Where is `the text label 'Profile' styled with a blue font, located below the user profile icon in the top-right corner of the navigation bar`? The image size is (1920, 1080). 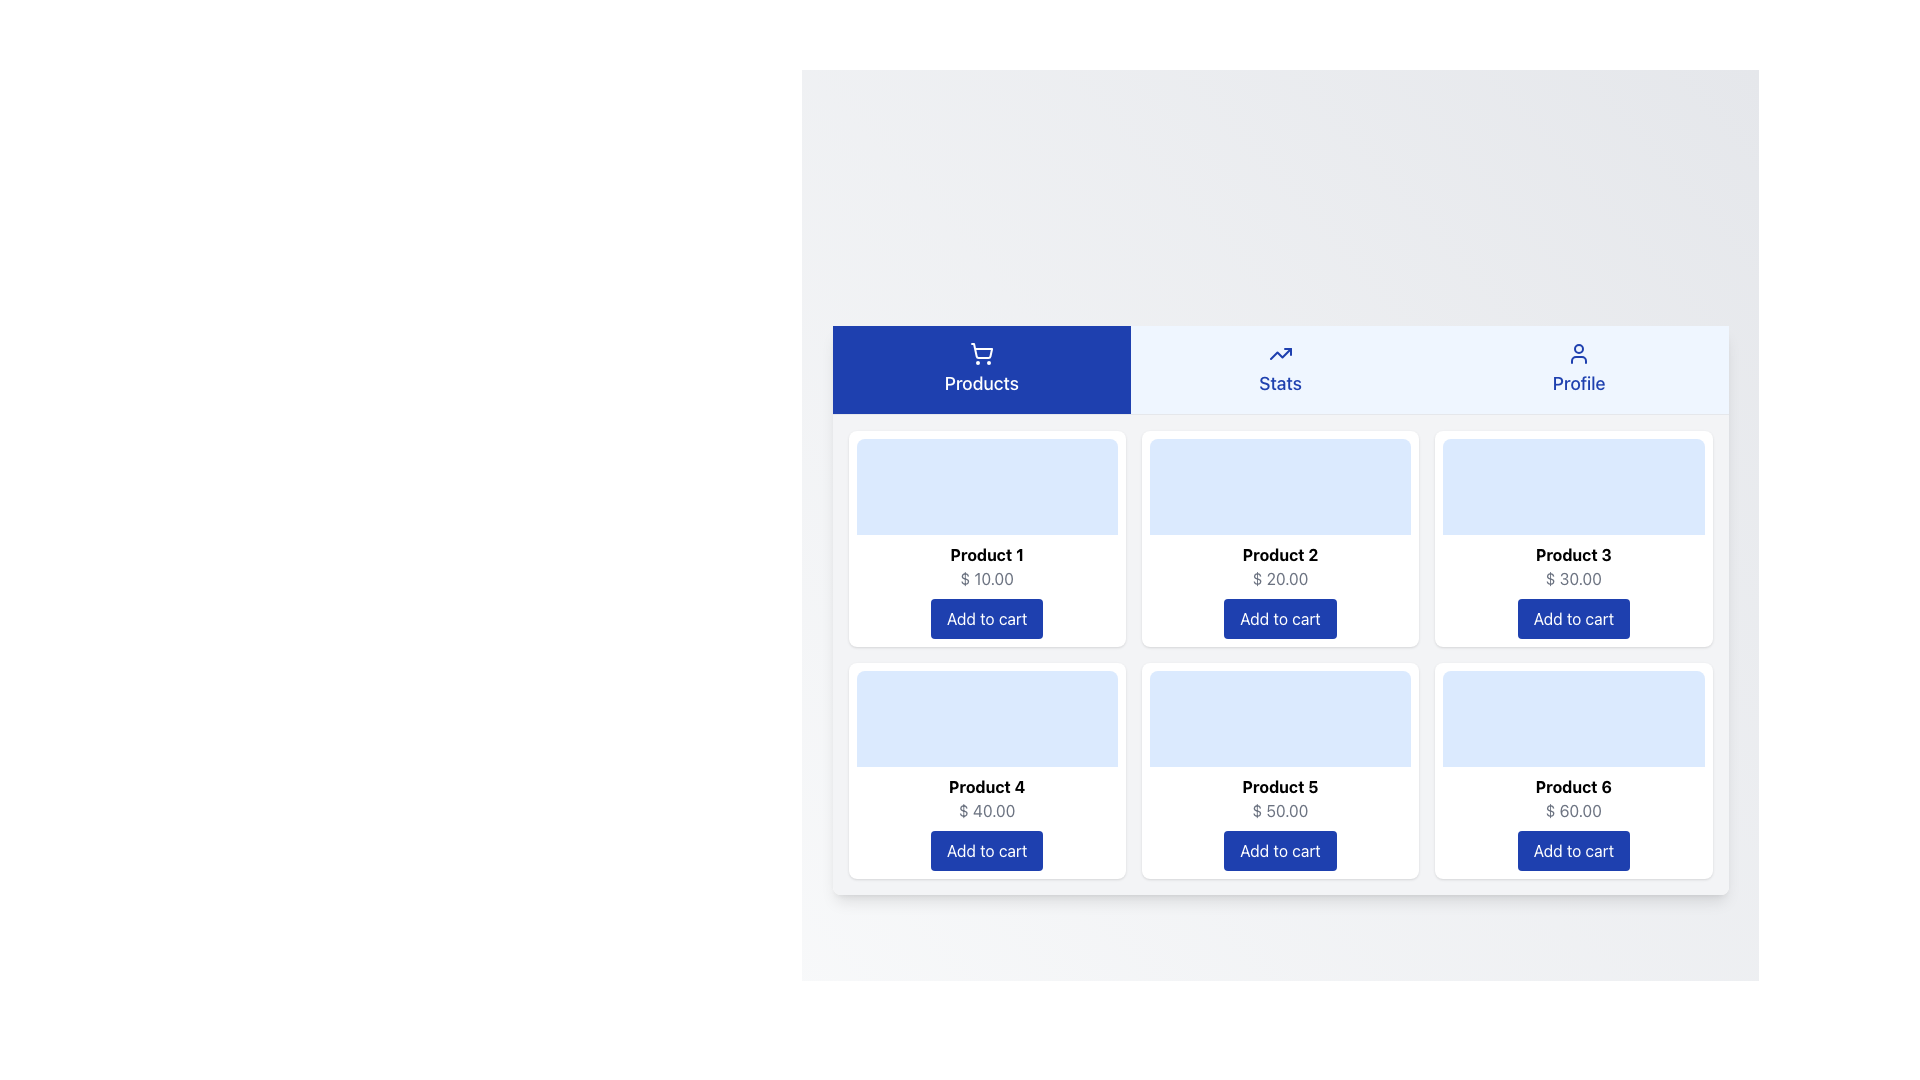 the text label 'Profile' styled with a blue font, located below the user profile icon in the top-right corner of the navigation bar is located at coordinates (1578, 383).